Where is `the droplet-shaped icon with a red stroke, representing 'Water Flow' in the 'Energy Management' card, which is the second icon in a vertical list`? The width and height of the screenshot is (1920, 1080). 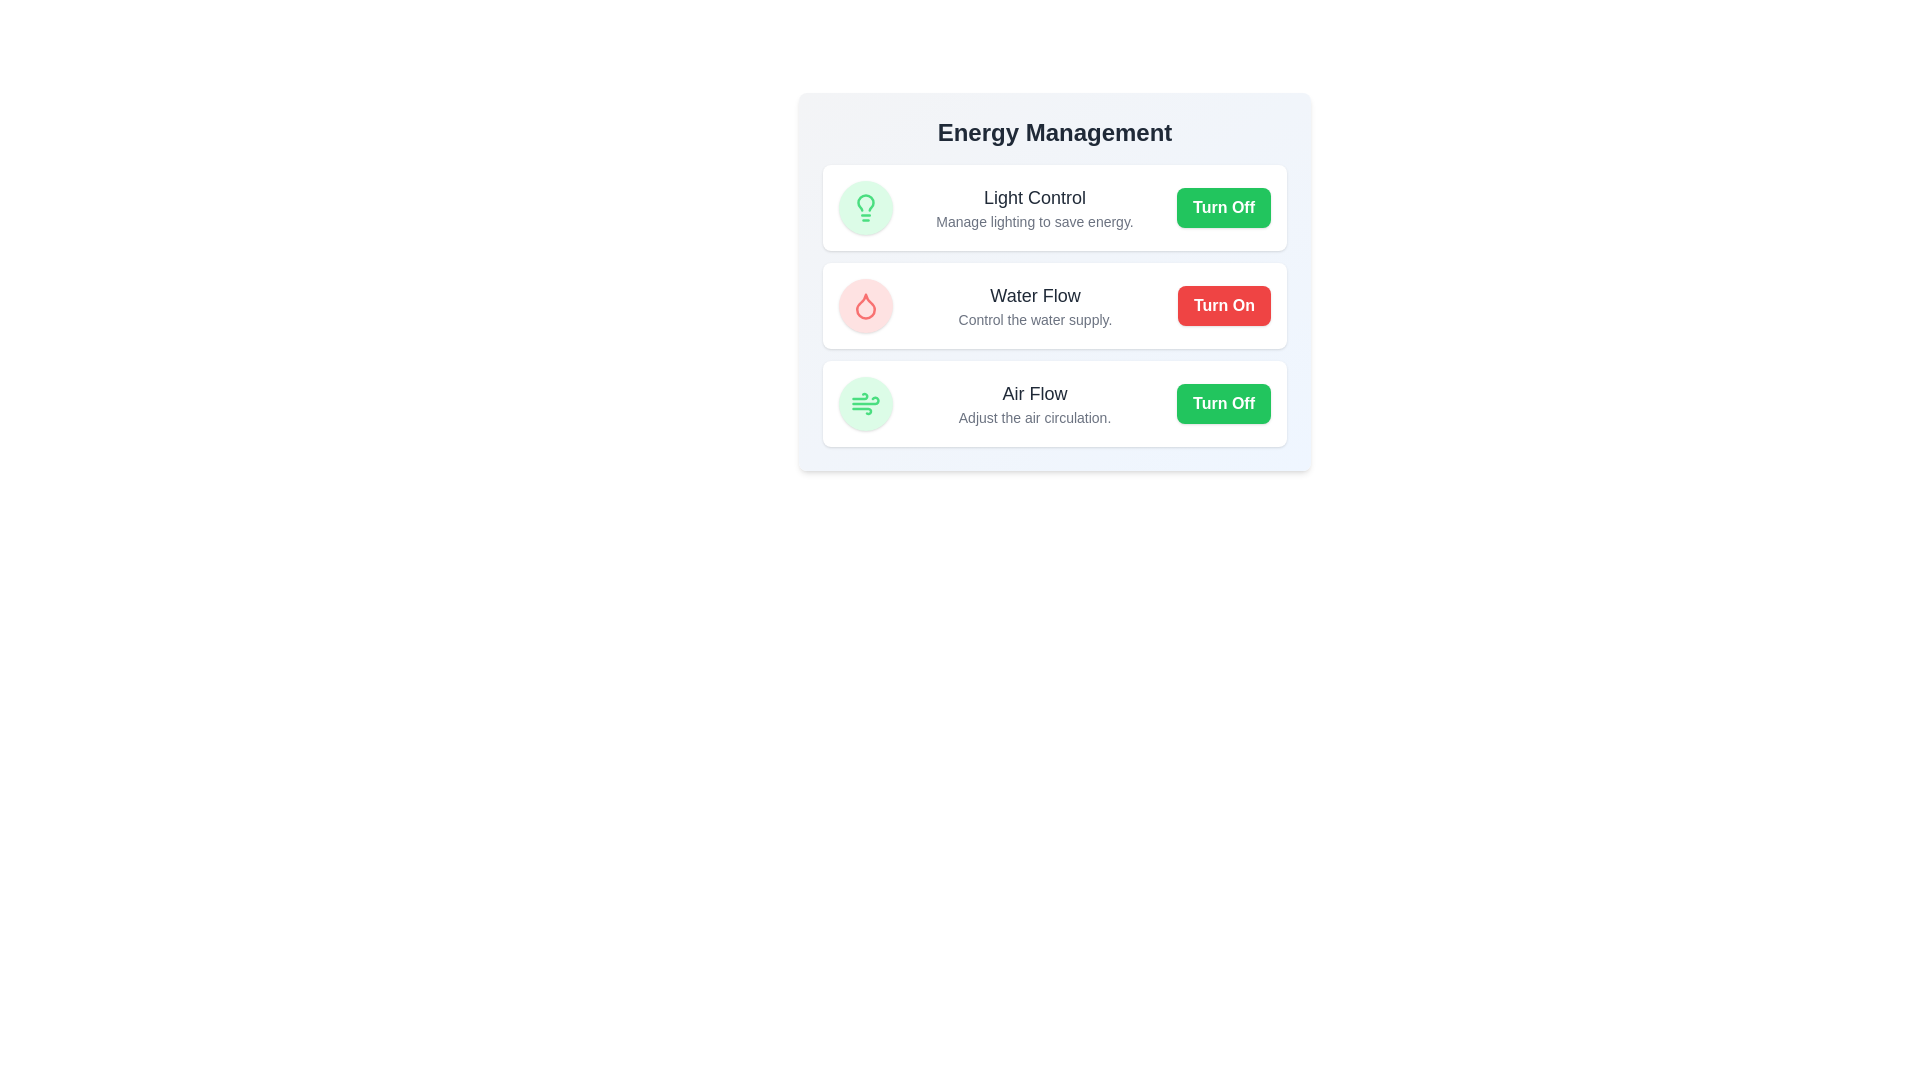
the droplet-shaped icon with a red stroke, representing 'Water Flow' in the 'Energy Management' card, which is the second icon in a vertical list is located at coordinates (865, 305).